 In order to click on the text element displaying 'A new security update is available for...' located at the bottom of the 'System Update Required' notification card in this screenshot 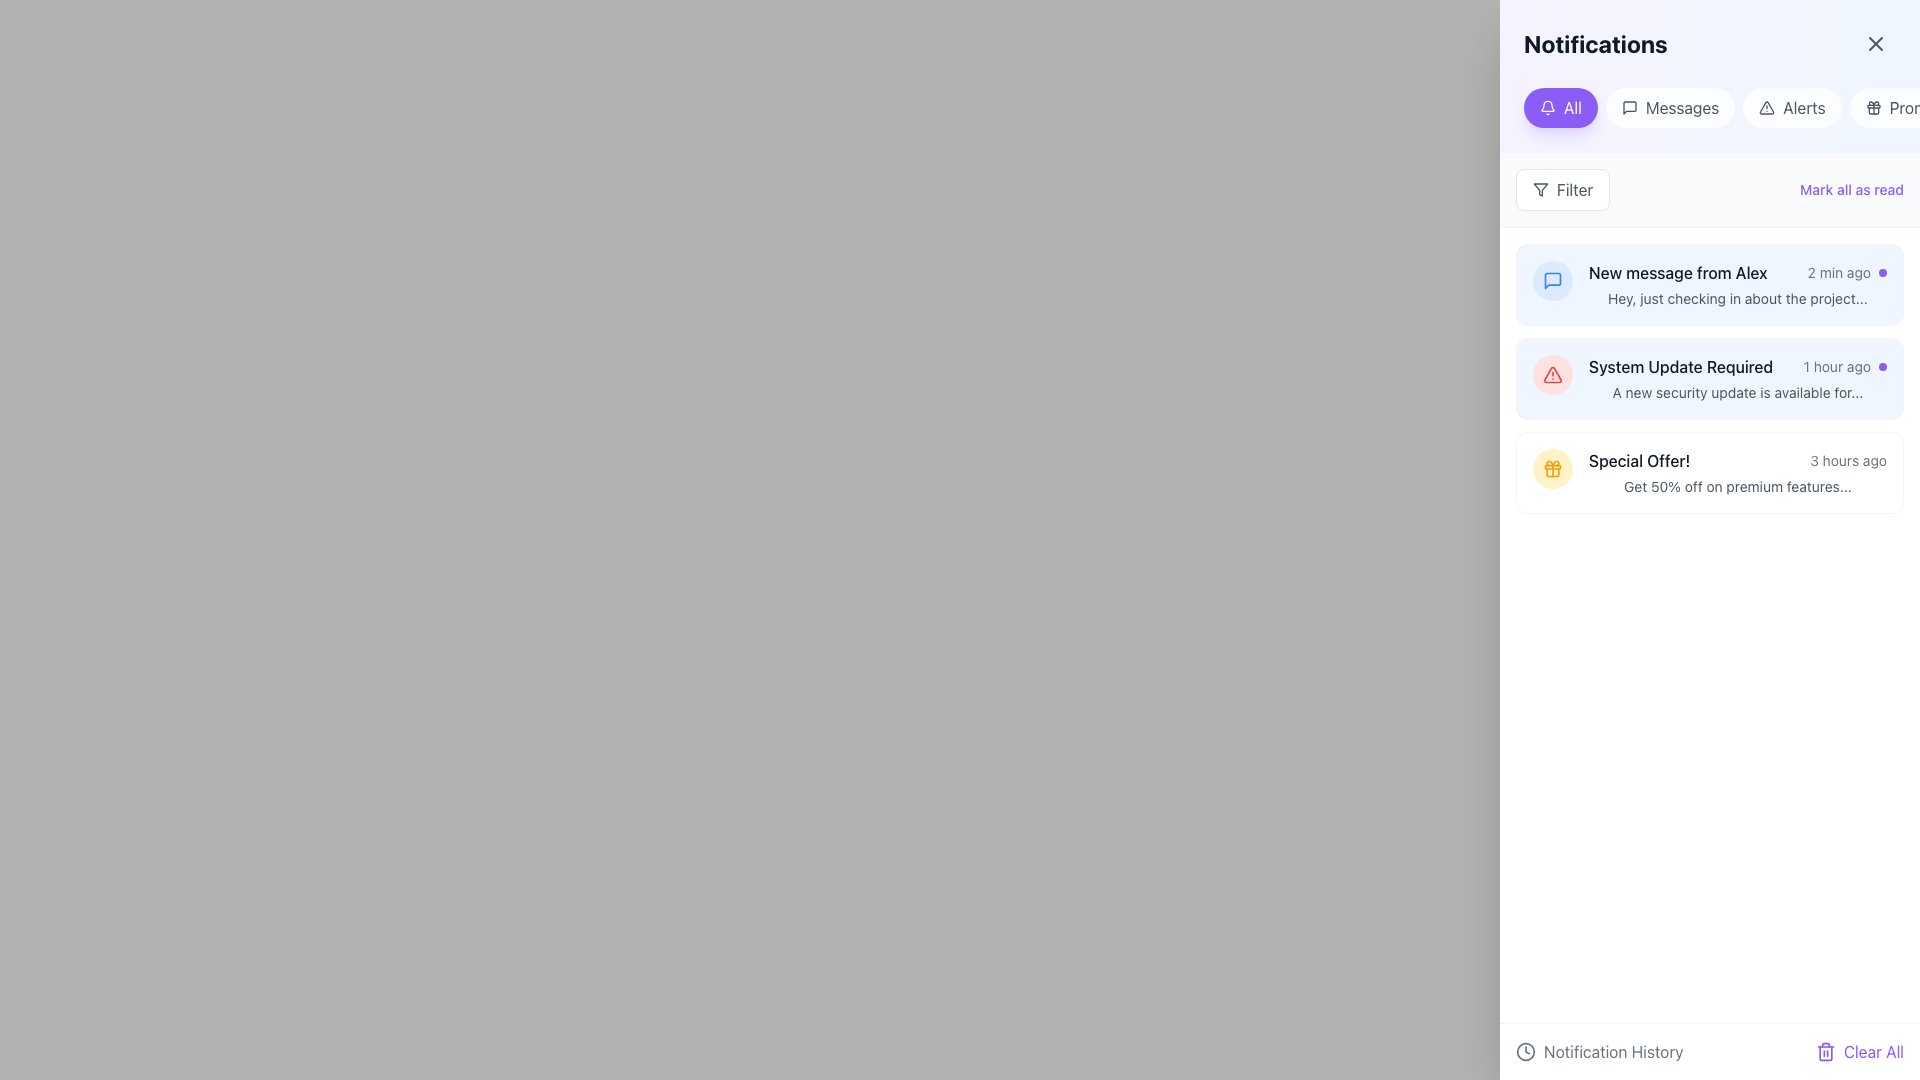, I will do `click(1736, 393)`.